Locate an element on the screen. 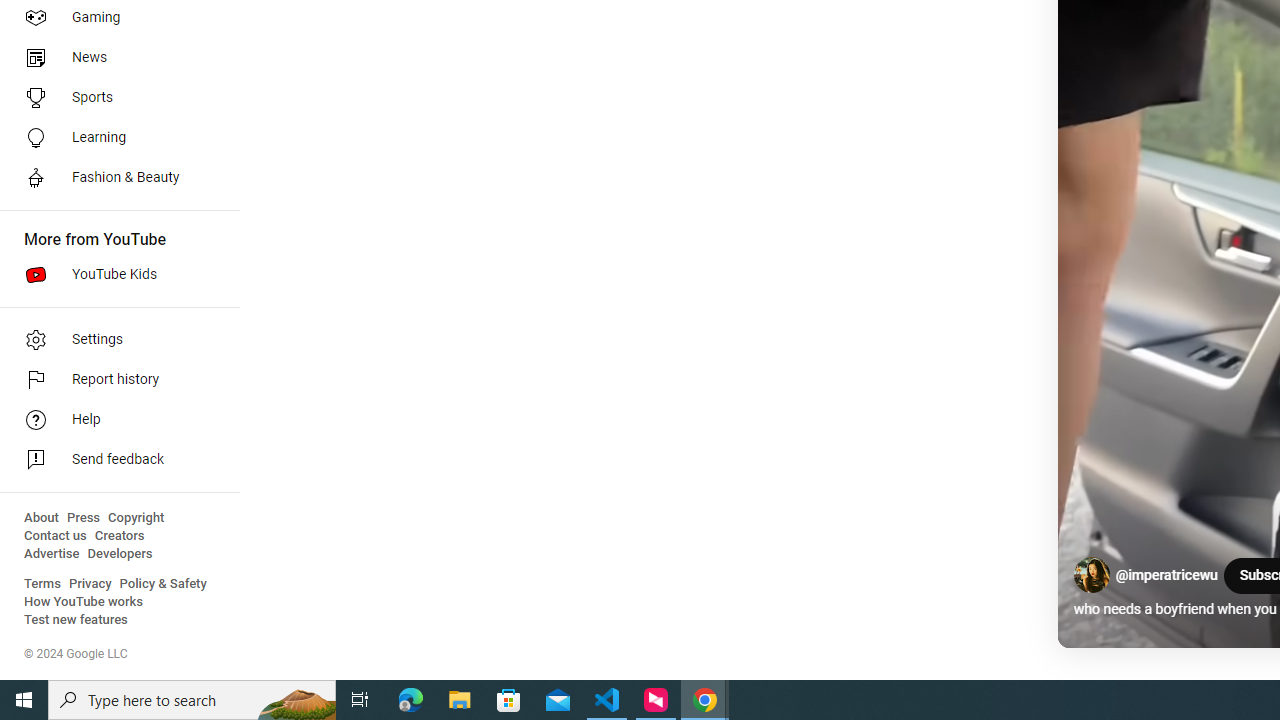 The height and width of the screenshot is (720, 1280). 'Copyright' is located at coordinates (135, 517).